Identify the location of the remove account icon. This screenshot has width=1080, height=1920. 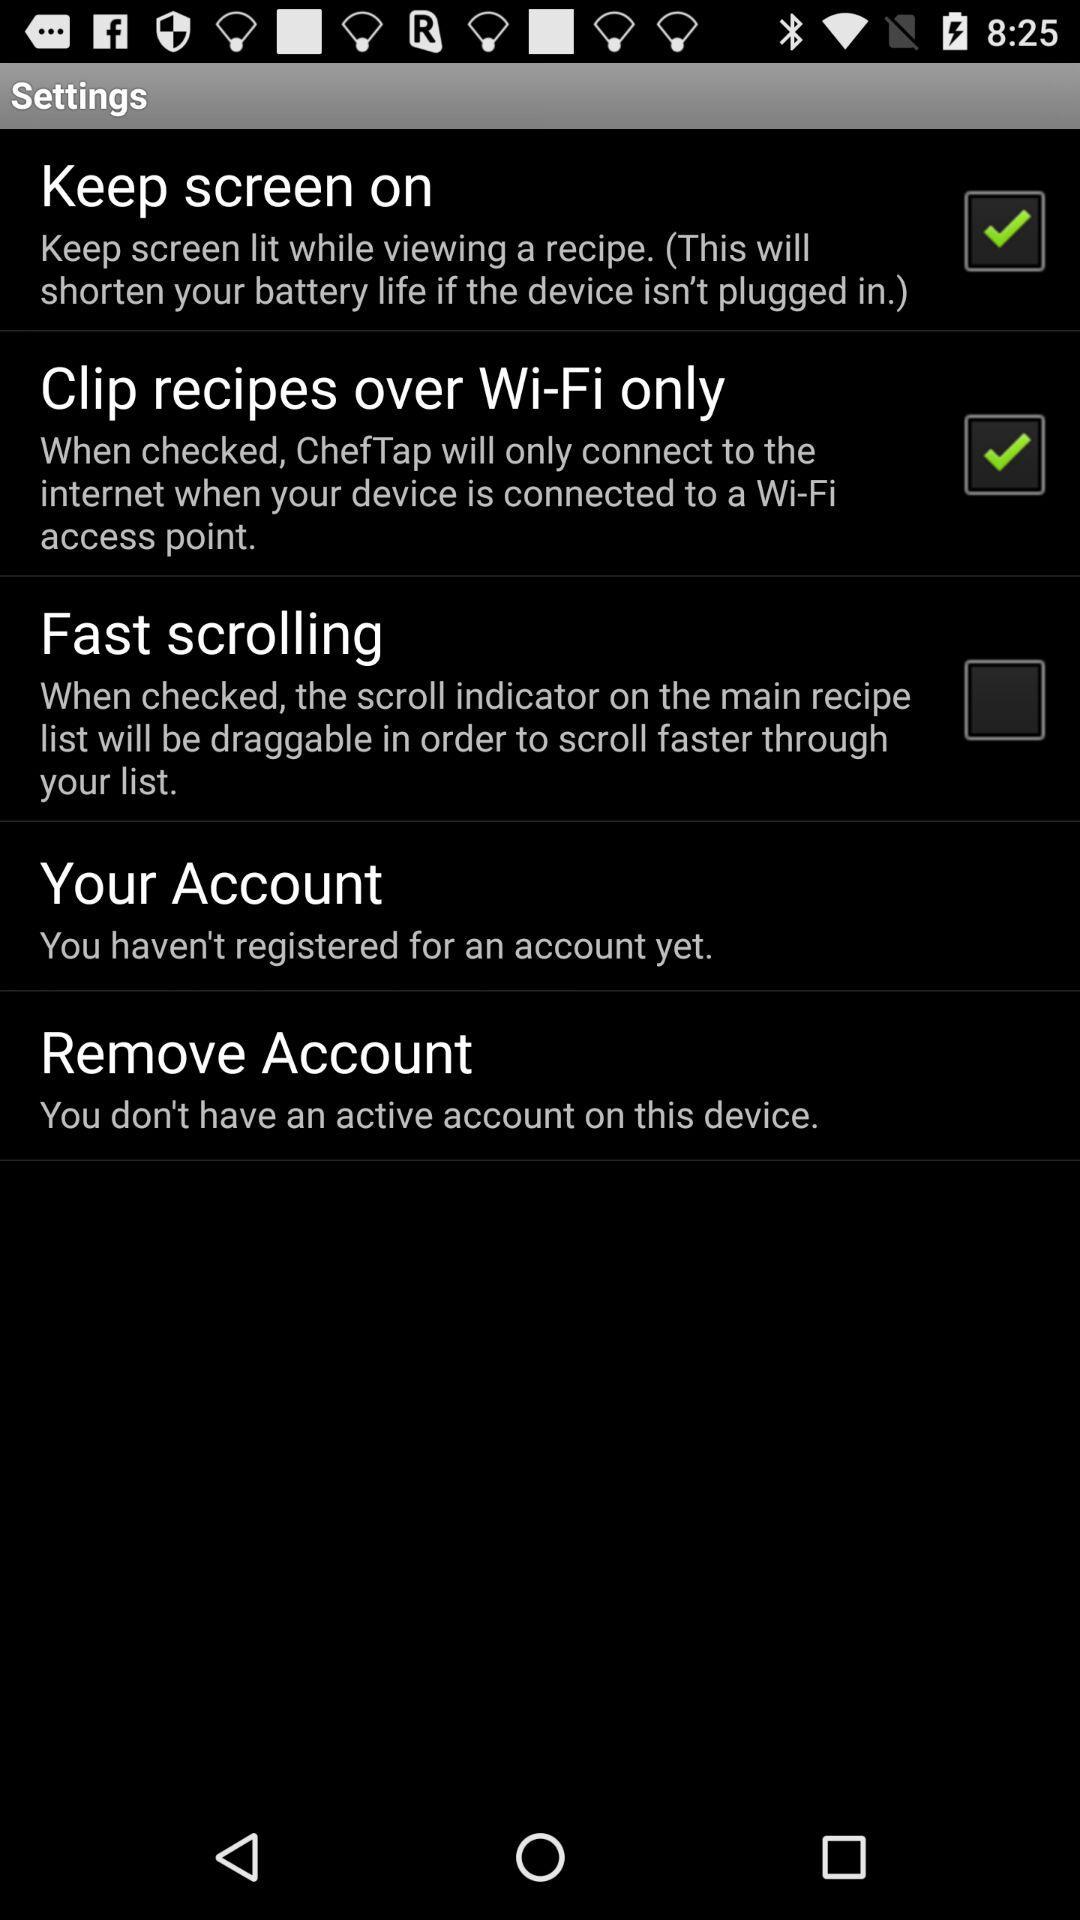
(255, 1049).